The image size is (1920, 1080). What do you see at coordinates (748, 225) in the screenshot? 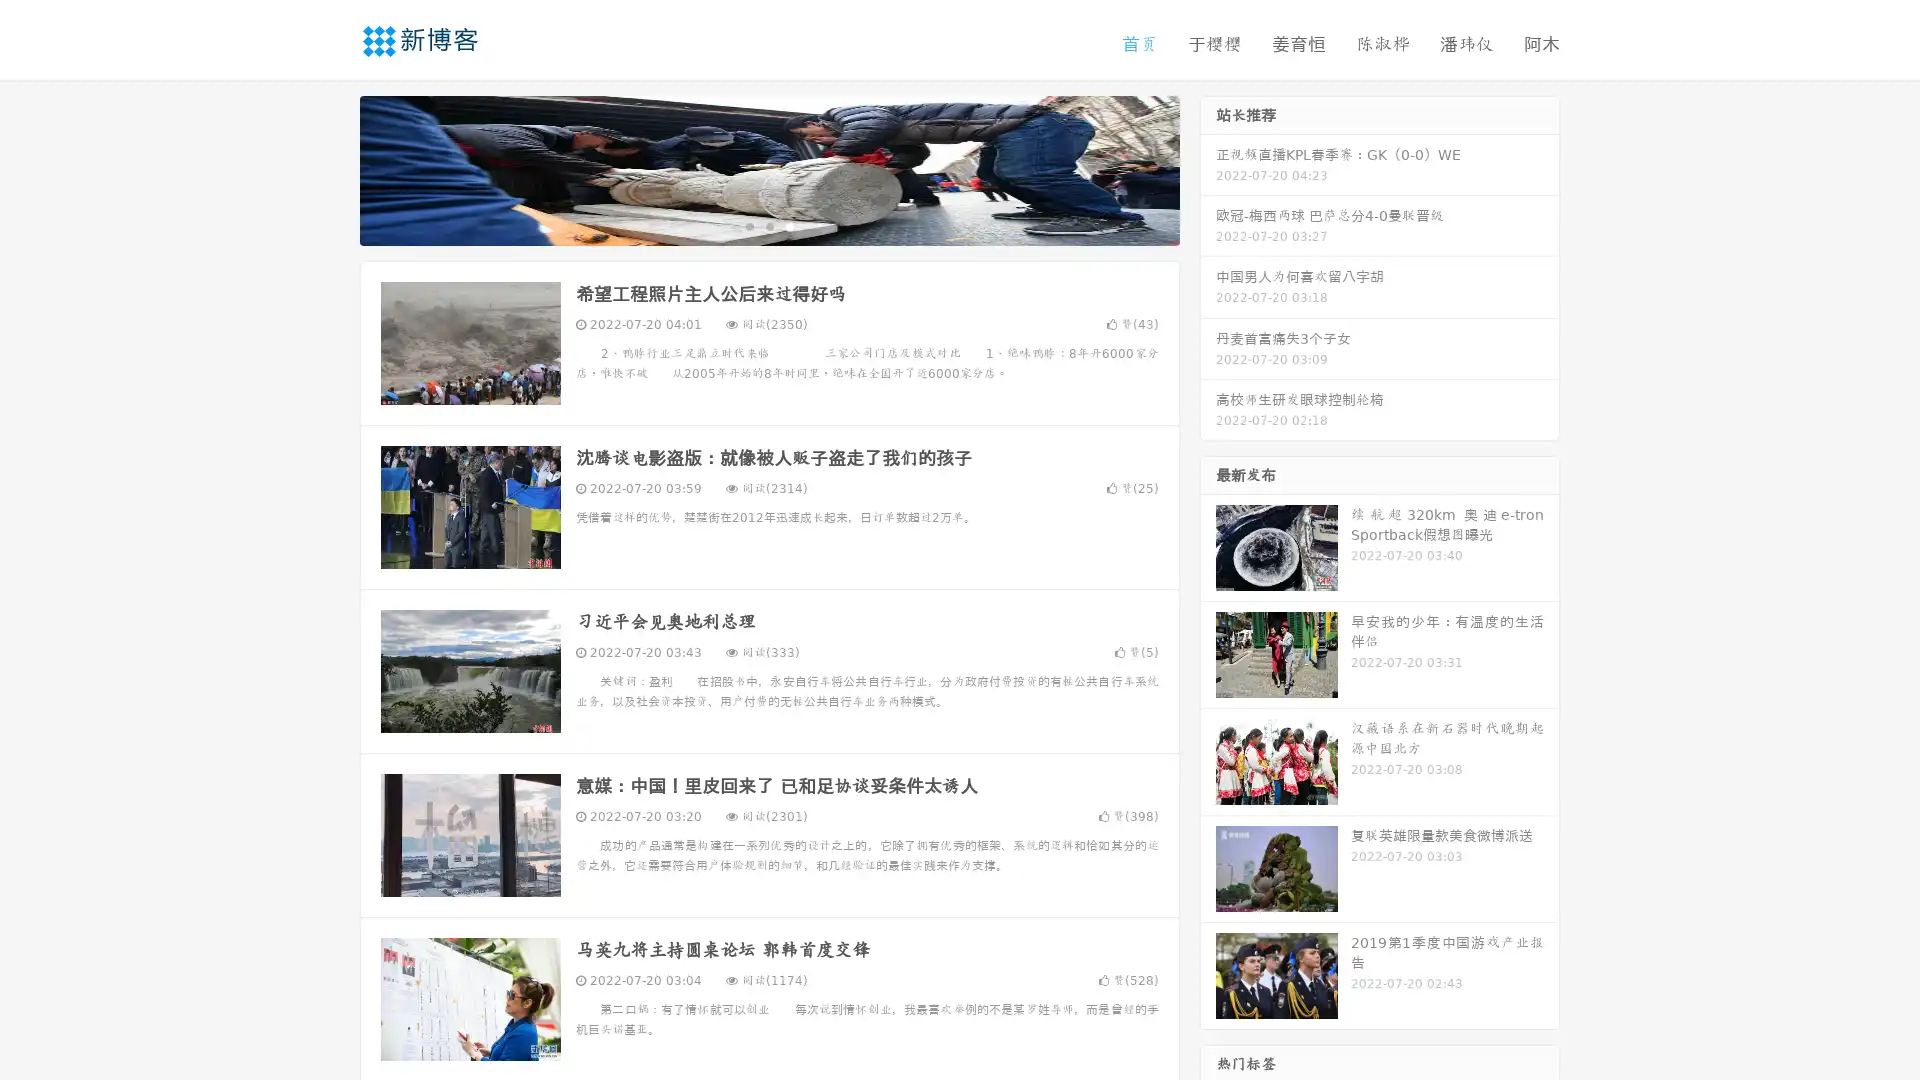
I see `Go to slide 1` at bounding box center [748, 225].